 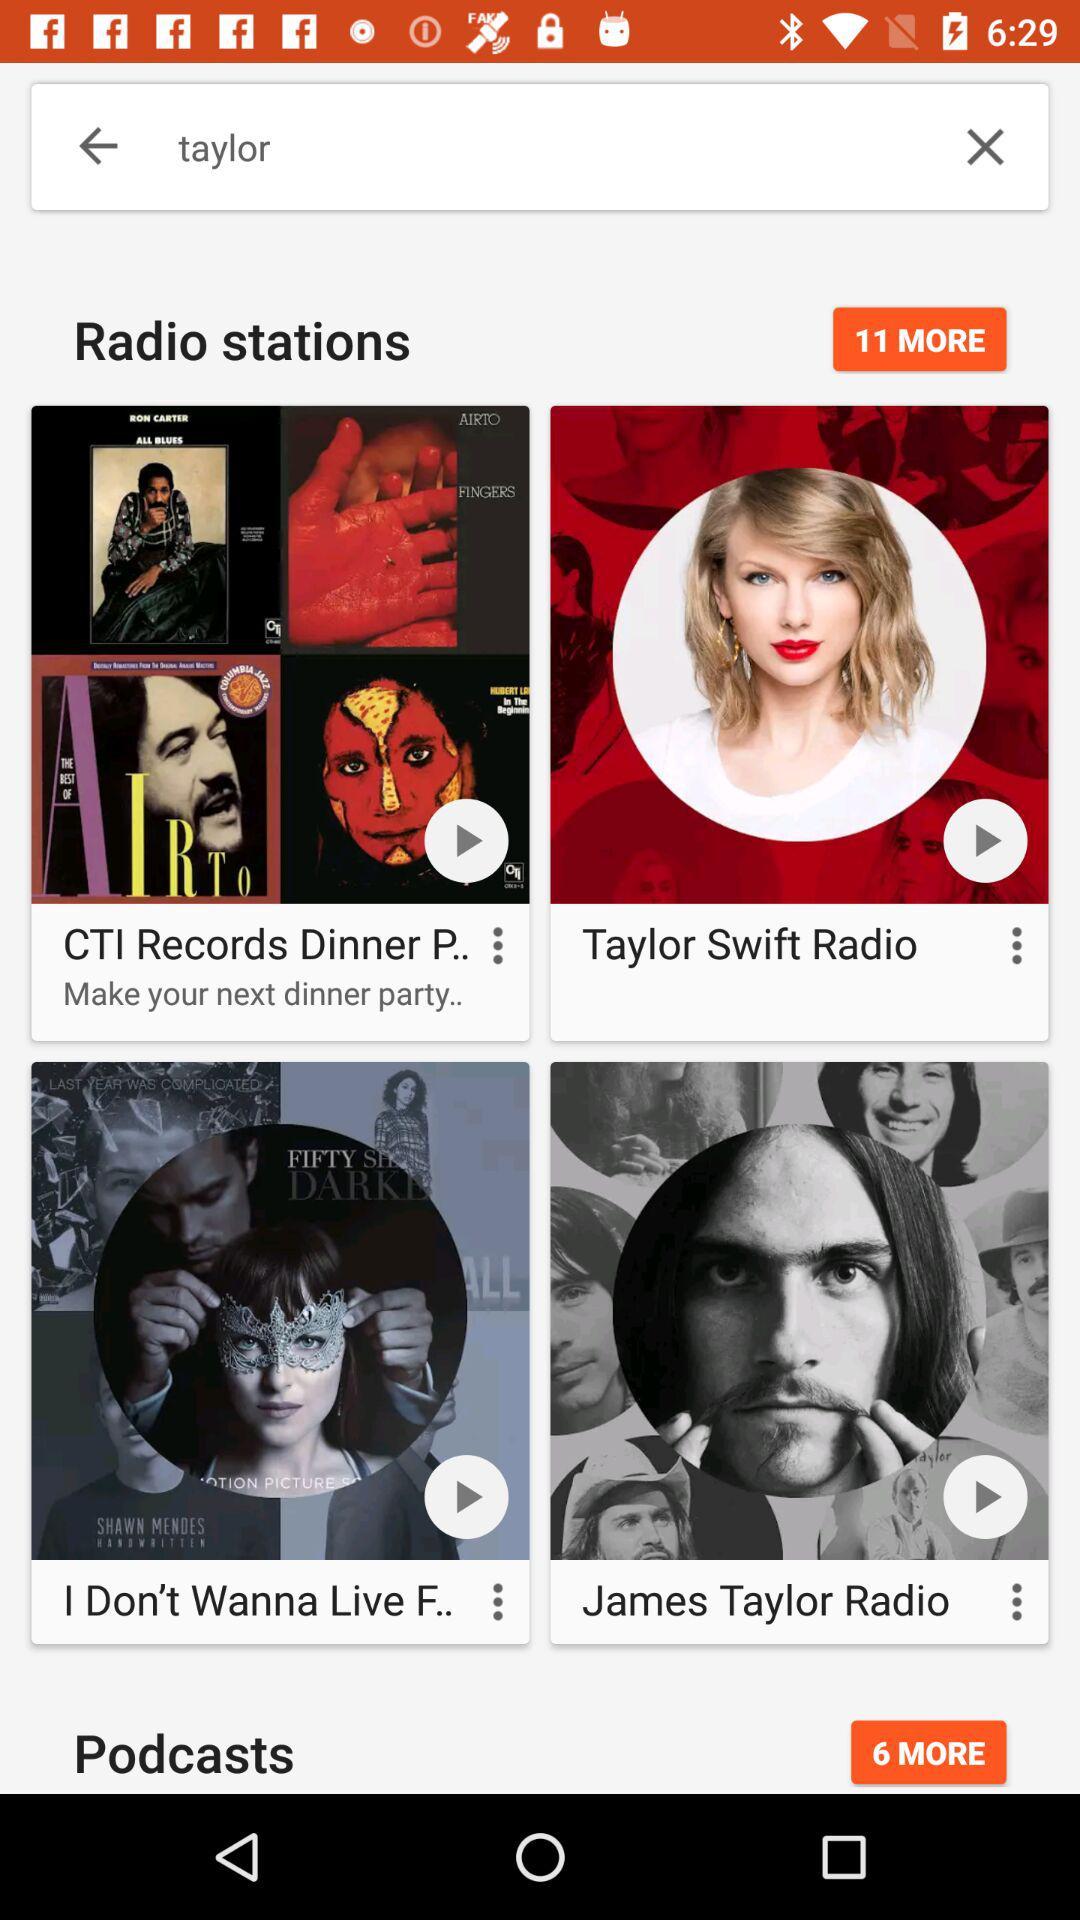 I want to click on the icon next to podcasts, so click(x=928, y=1751).